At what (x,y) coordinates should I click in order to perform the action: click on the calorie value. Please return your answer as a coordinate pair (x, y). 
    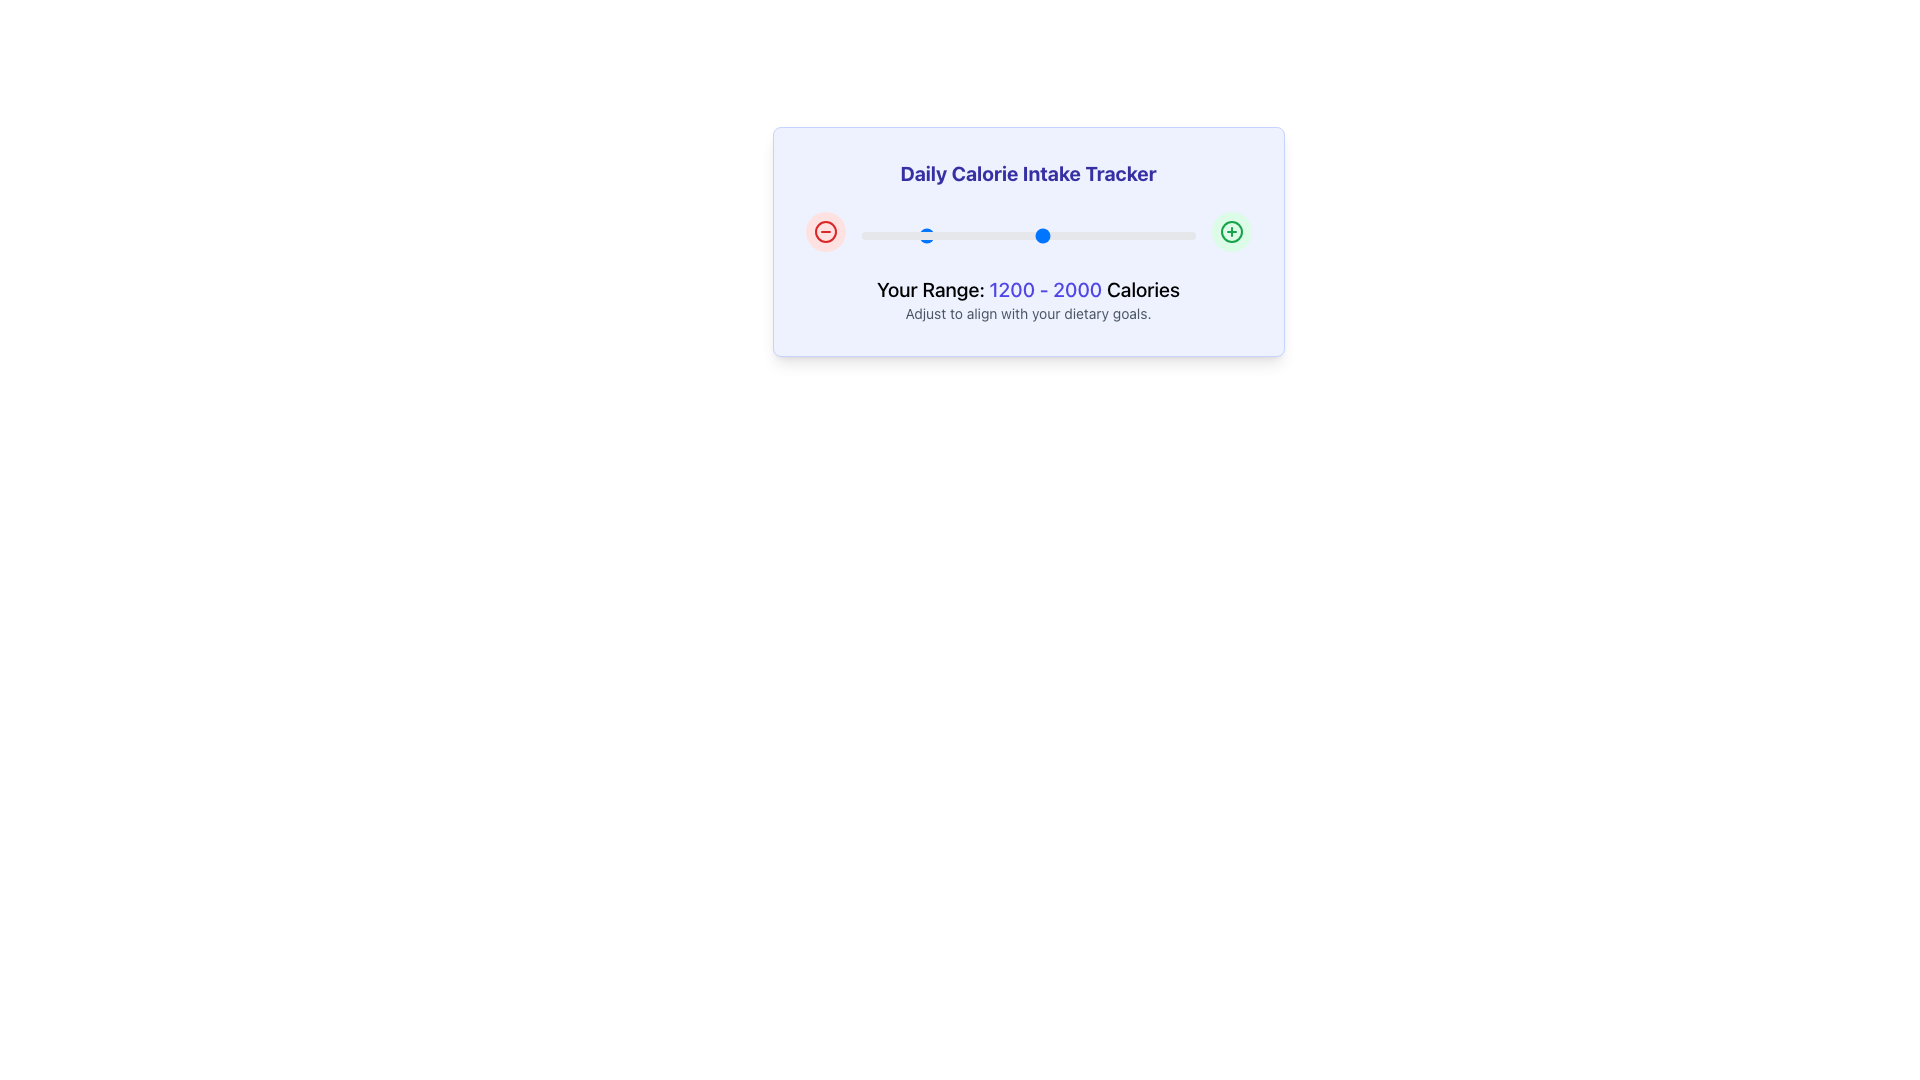
    Looking at the image, I should click on (1004, 234).